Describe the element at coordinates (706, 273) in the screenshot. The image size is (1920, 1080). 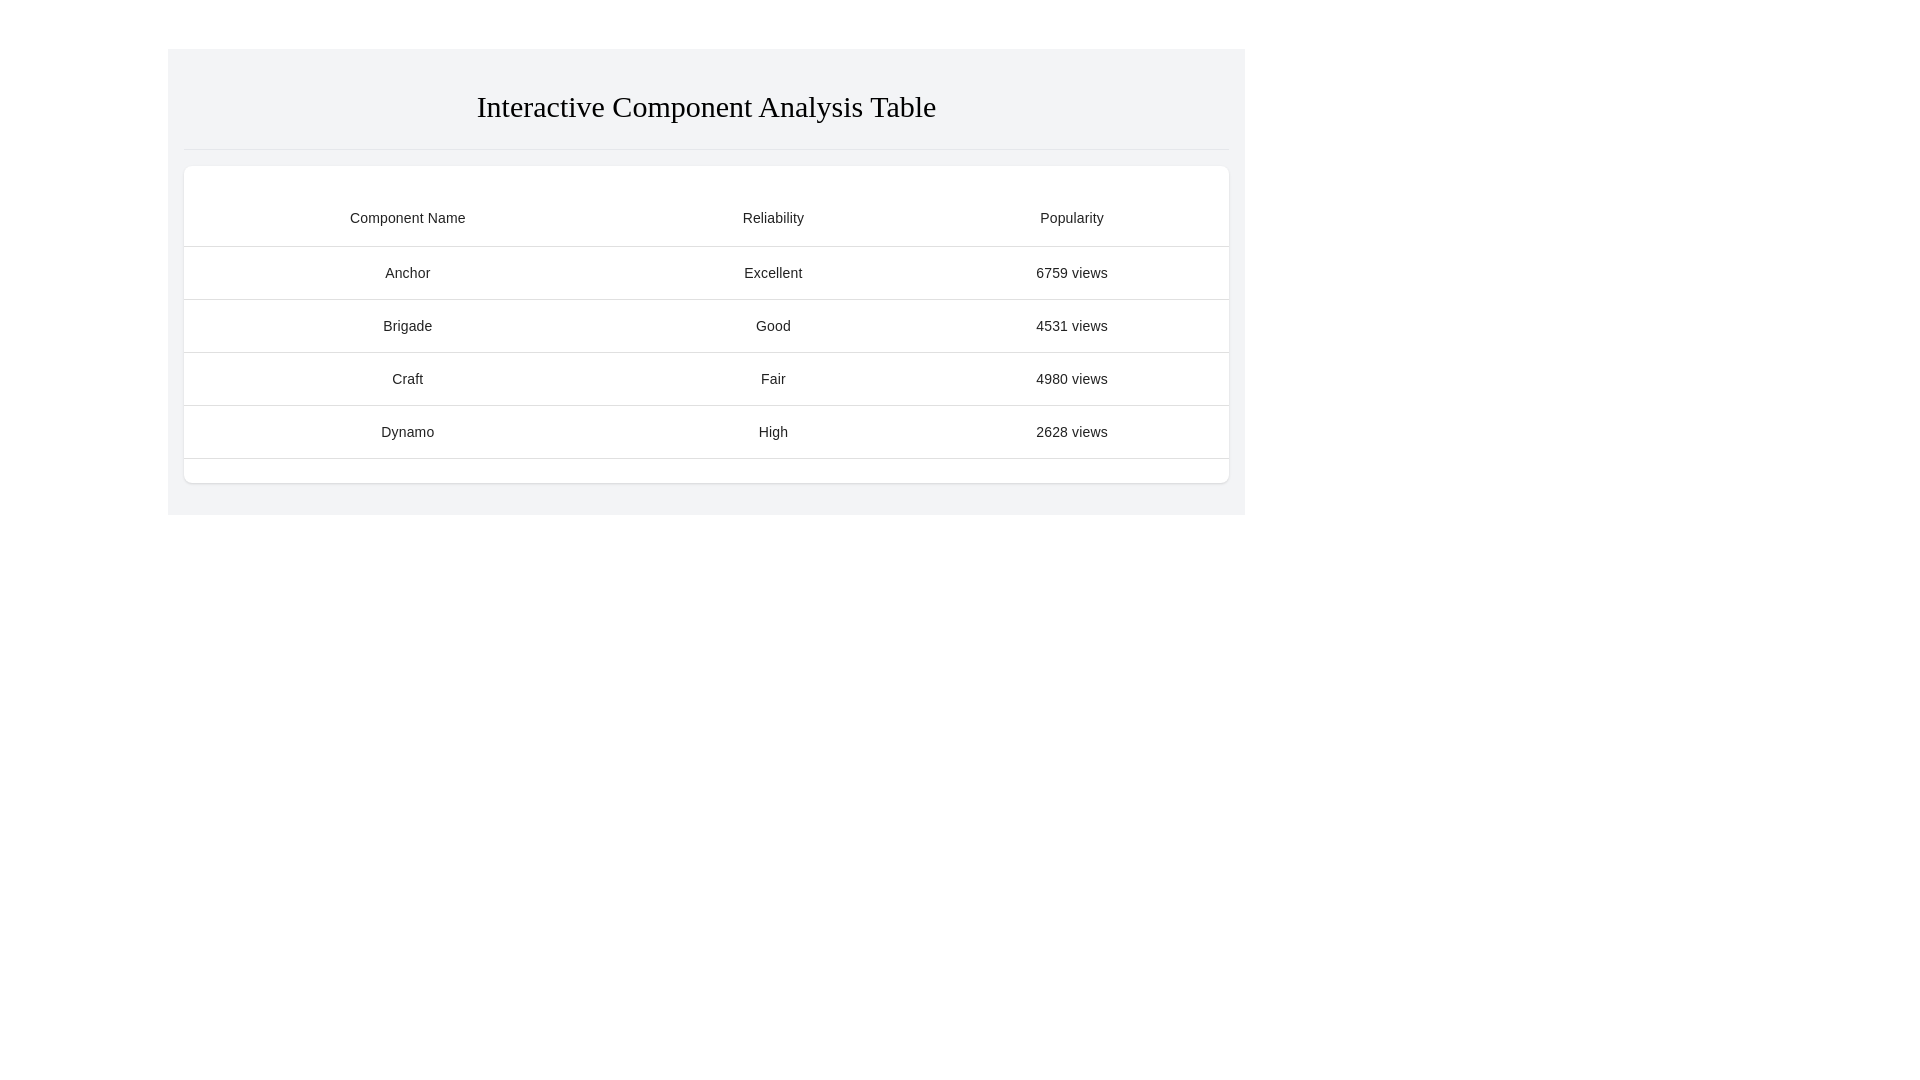
I see `the first row of the table displaying 'Anchor', 'Excellent', and '6759 views'` at that location.